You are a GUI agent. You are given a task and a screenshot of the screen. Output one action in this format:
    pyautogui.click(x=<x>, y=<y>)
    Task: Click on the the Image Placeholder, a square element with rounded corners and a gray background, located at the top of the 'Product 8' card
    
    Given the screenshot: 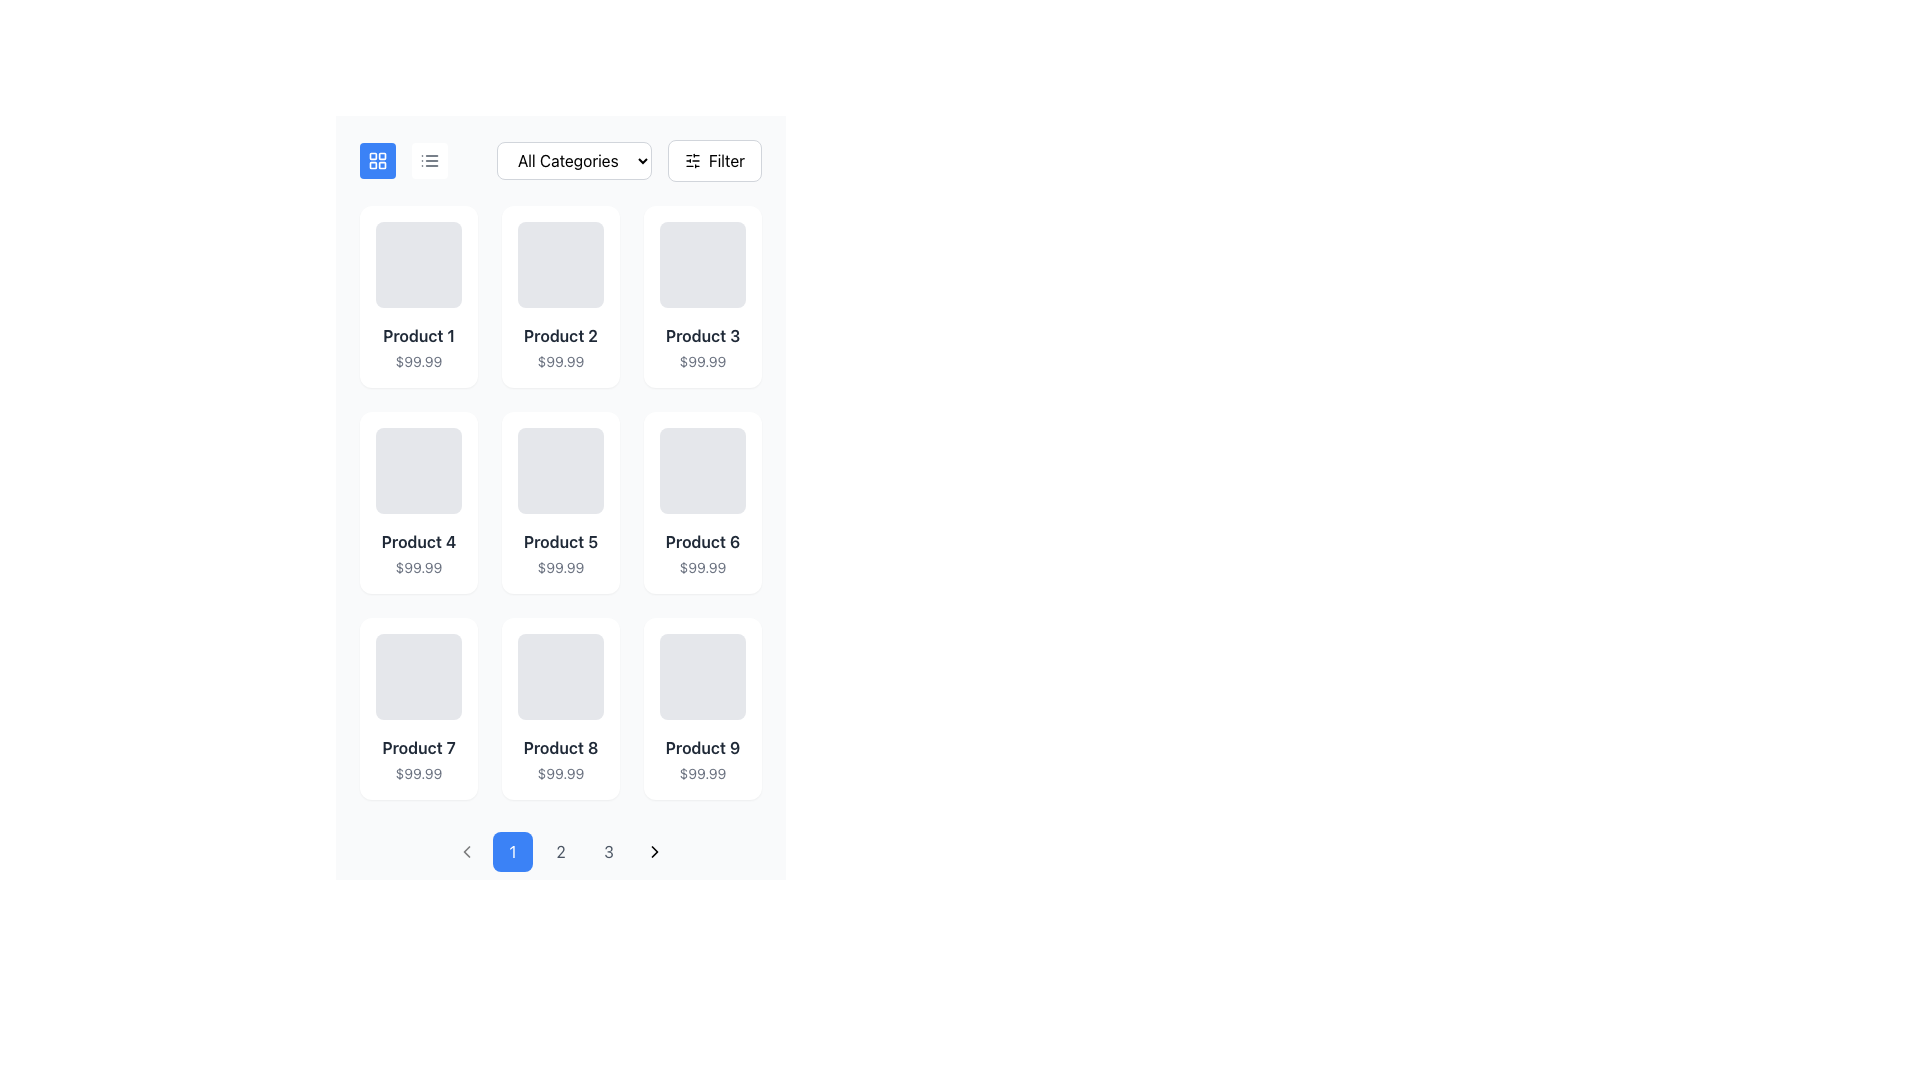 What is the action you would take?
    pyautogui.click(x=560, y=676)
    